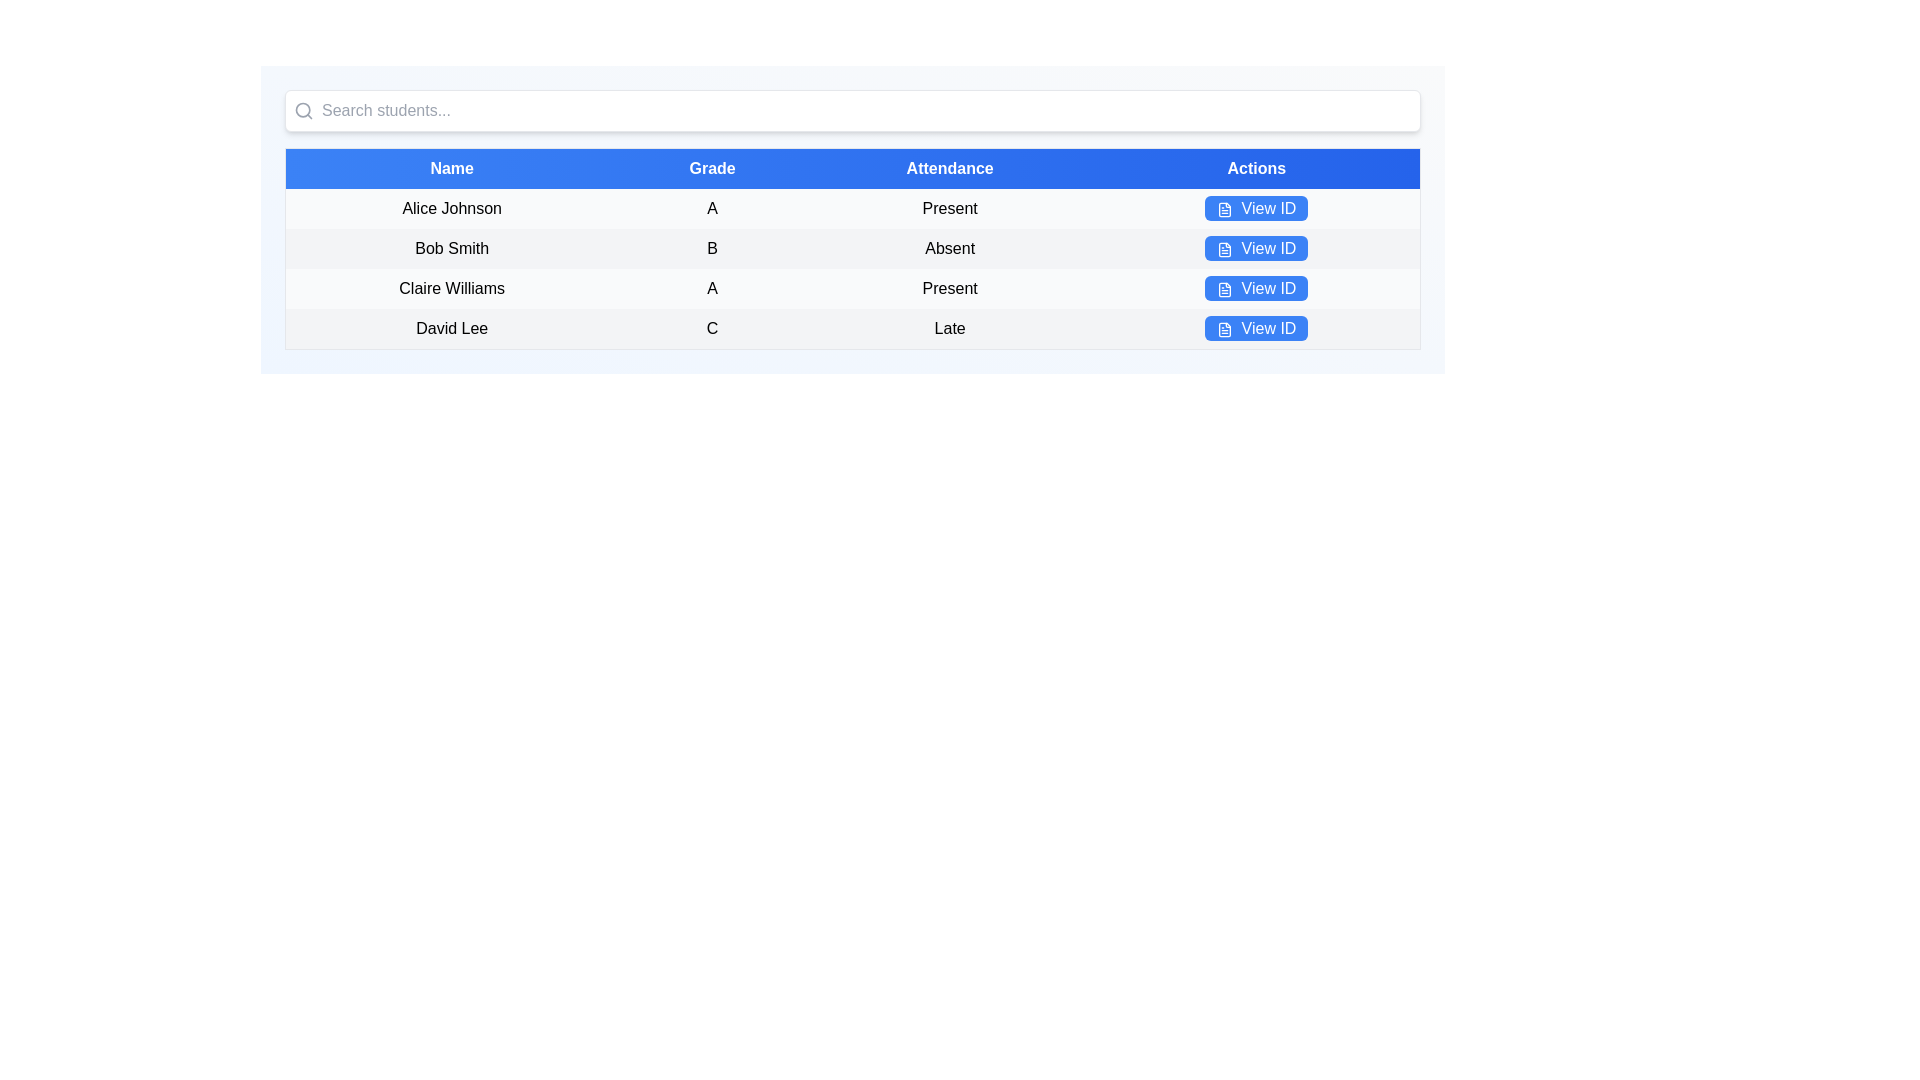 The width and height of the screenshot is (1920, 1080). What do you see at coordinates (450, 328) in the screenshot?
I see `text of the 'David Lee' element, which is a bold text component located in the first column of the fourth row of the table under the 'Name' header` at bounding box center [450, 328].